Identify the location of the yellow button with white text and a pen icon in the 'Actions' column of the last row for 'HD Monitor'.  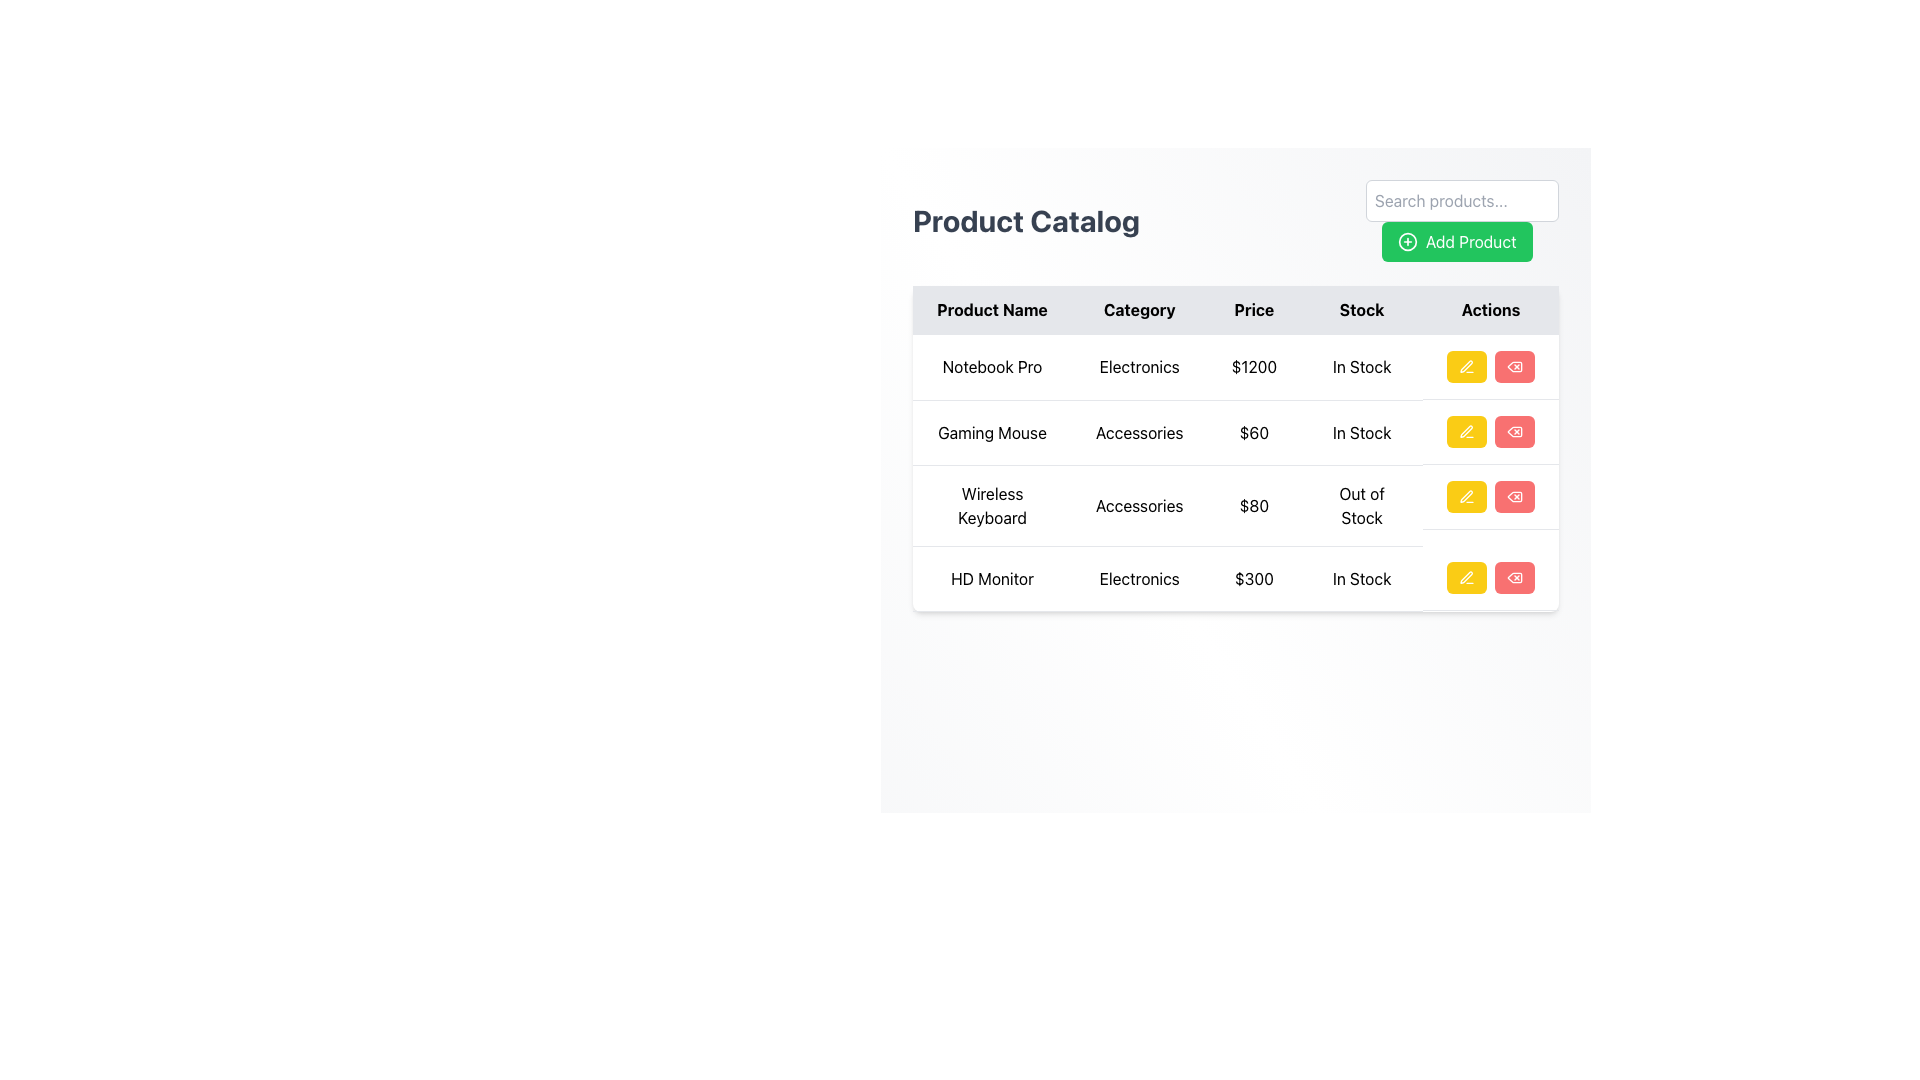
(1467, 578).